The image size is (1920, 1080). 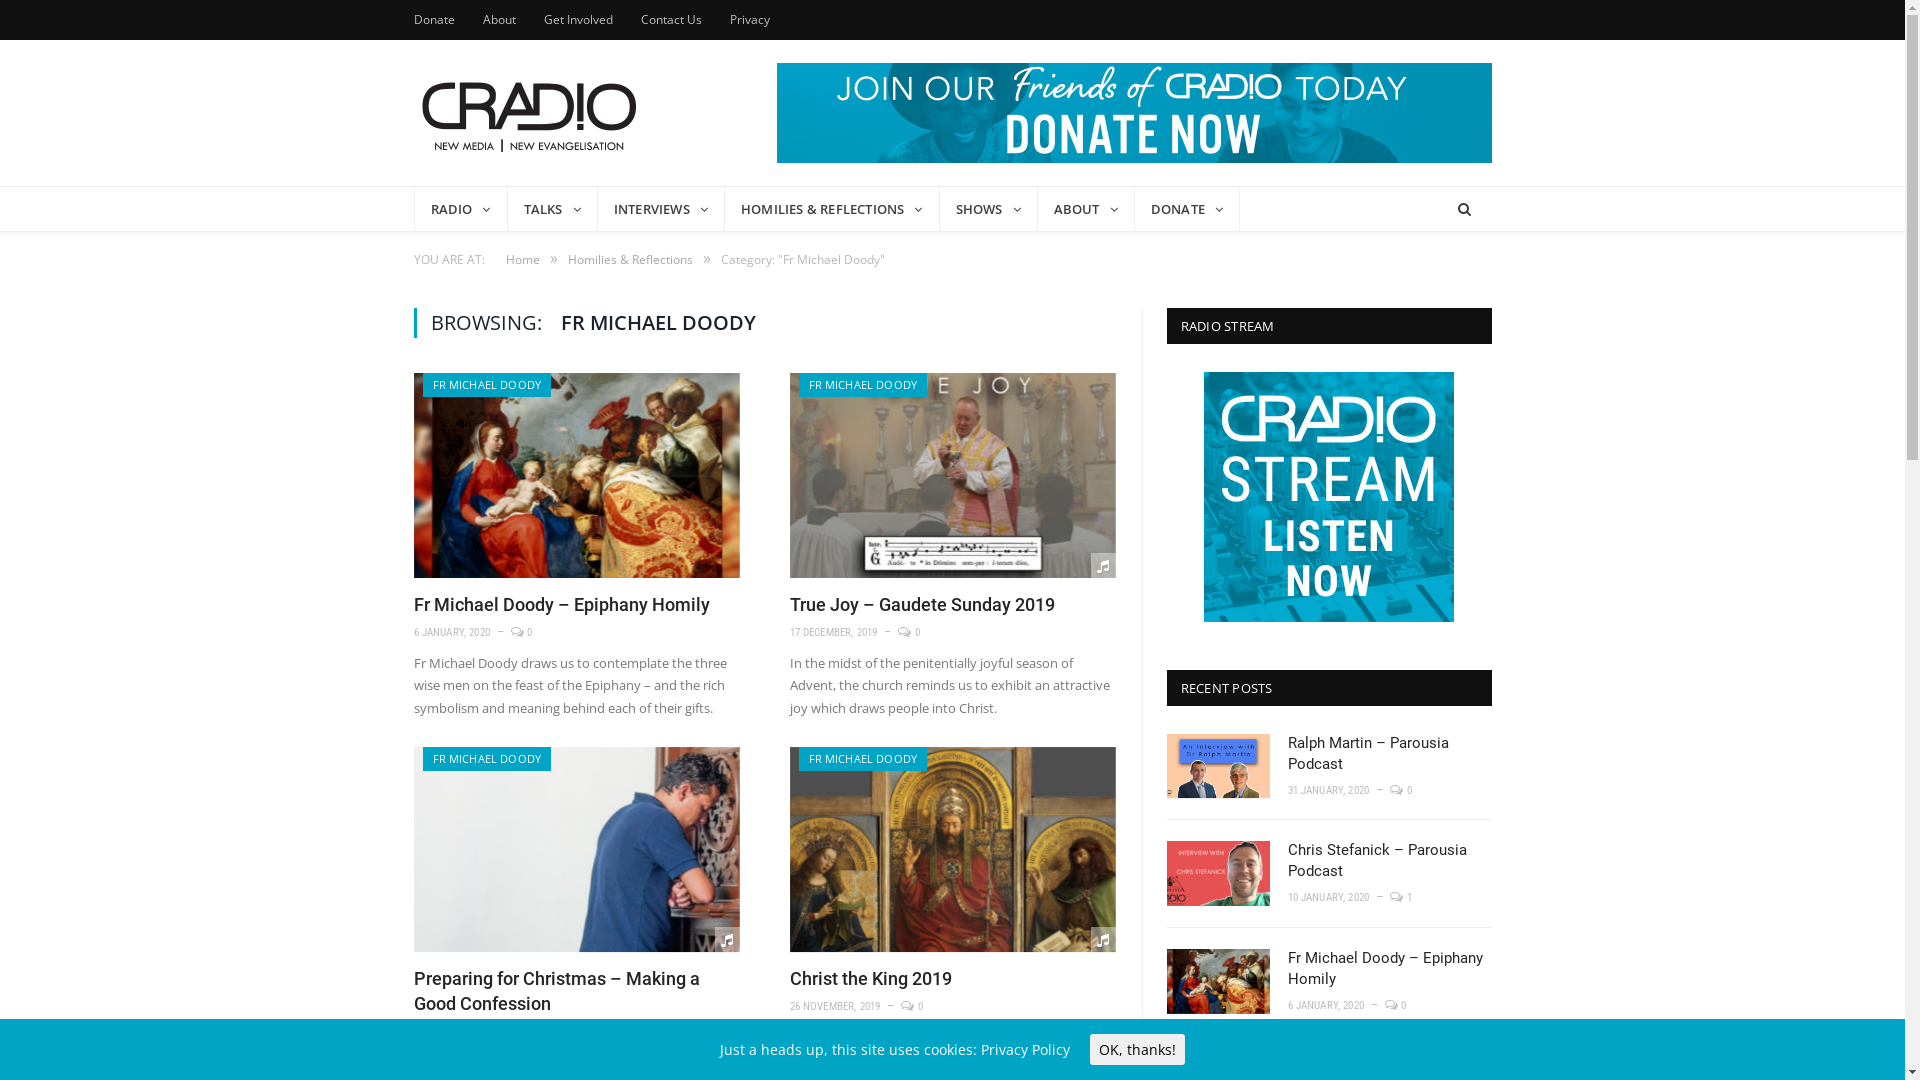 I want to click on 'HOMILIES & REFLECTIONS', so click(x=832, y=208).